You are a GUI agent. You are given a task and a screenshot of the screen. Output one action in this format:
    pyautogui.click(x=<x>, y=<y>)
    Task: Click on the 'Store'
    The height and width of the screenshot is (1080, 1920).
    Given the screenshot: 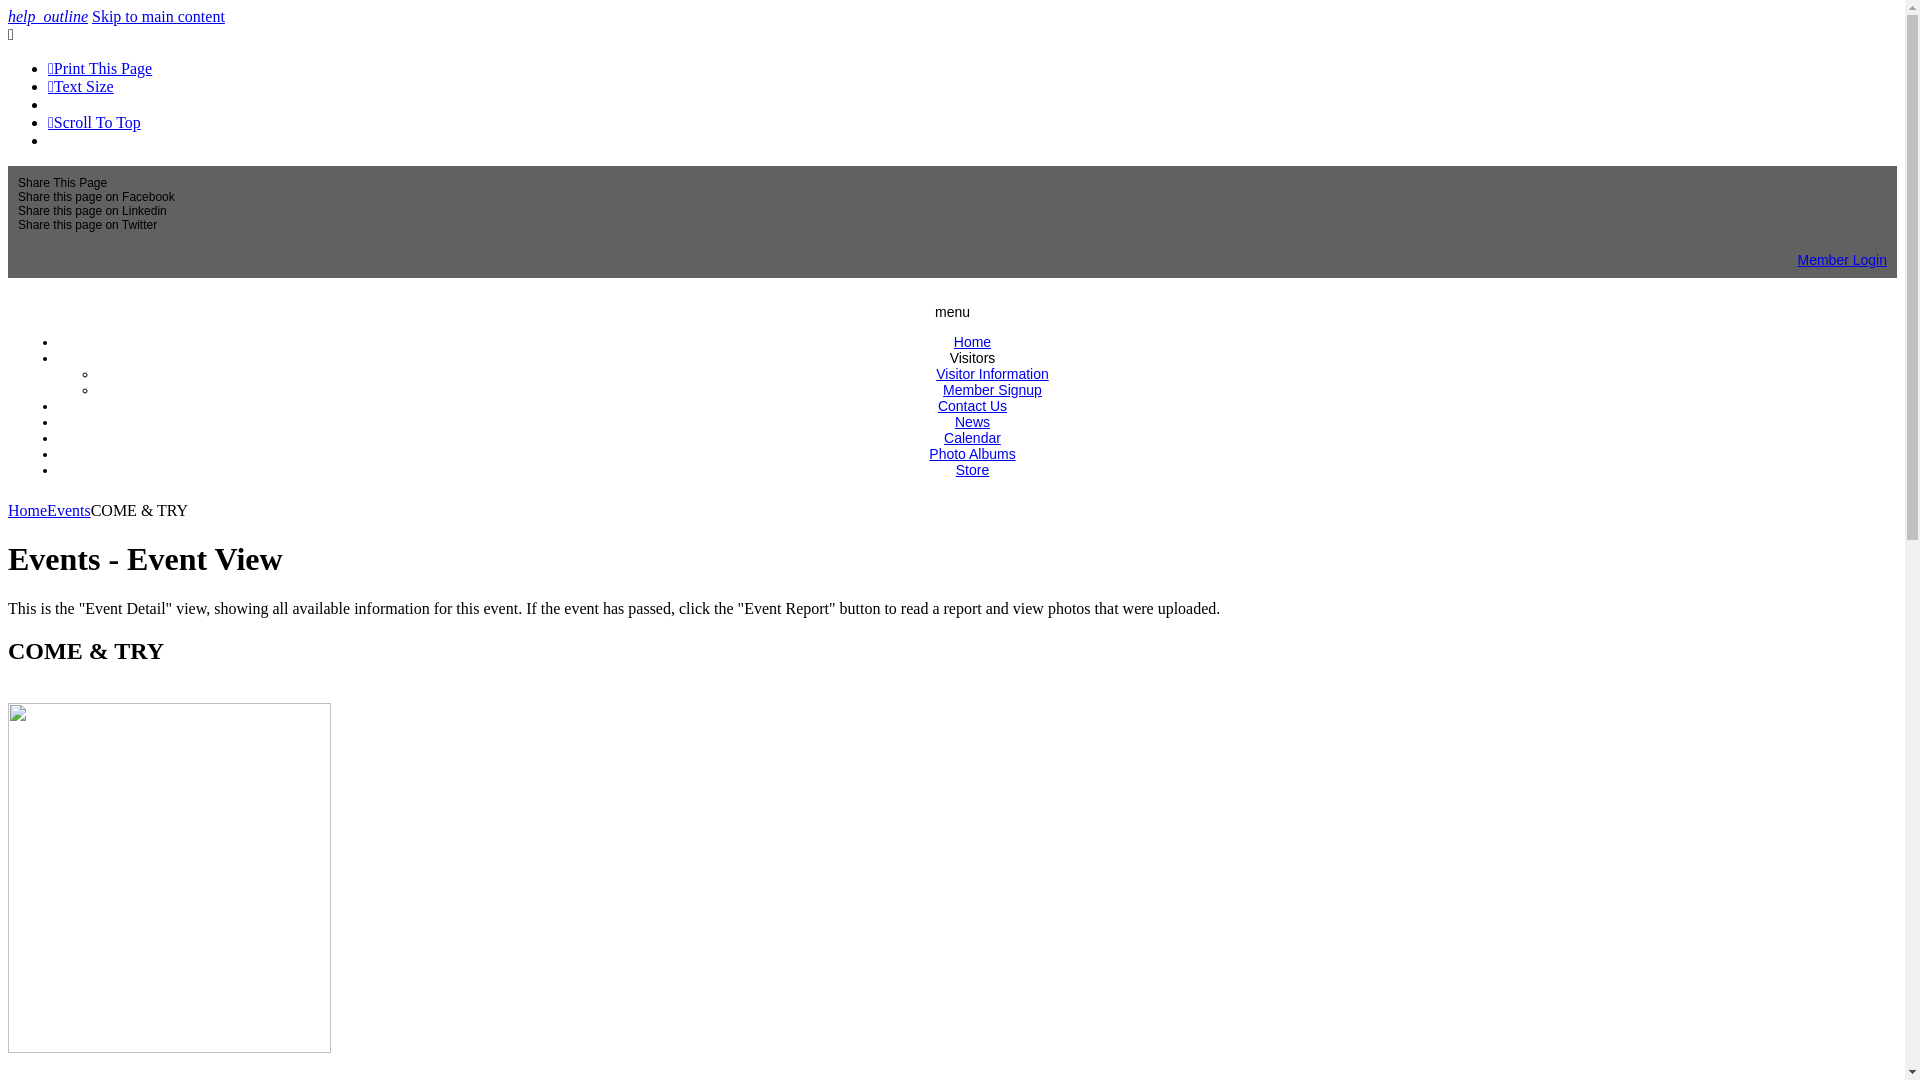 What is the action you would take?
    pyautogui.click(x=972, y=470)
    